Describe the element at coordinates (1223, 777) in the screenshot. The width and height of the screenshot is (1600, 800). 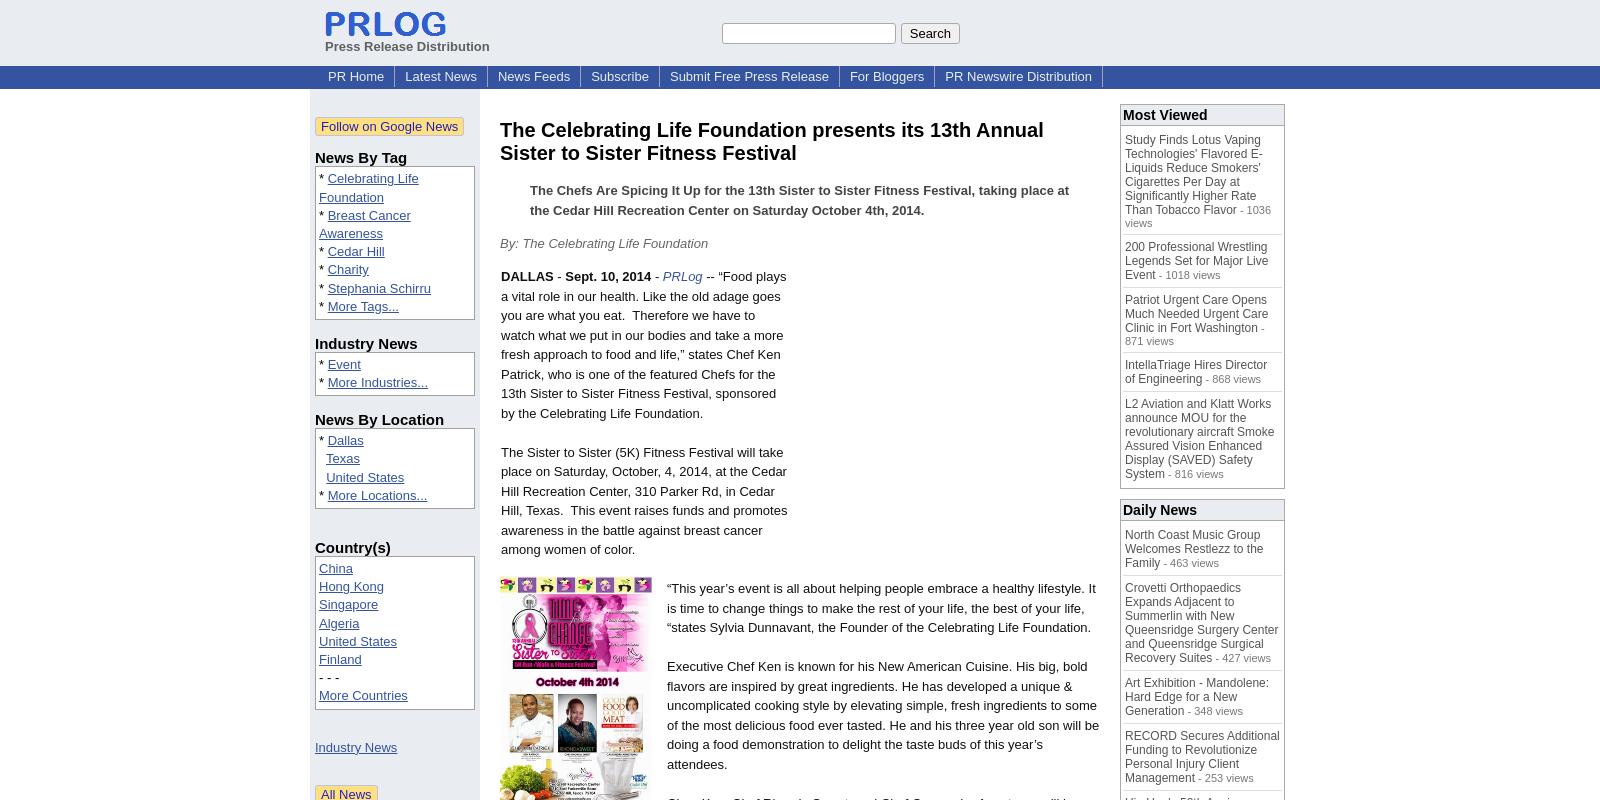
I see `'- 253 views'` at that location.